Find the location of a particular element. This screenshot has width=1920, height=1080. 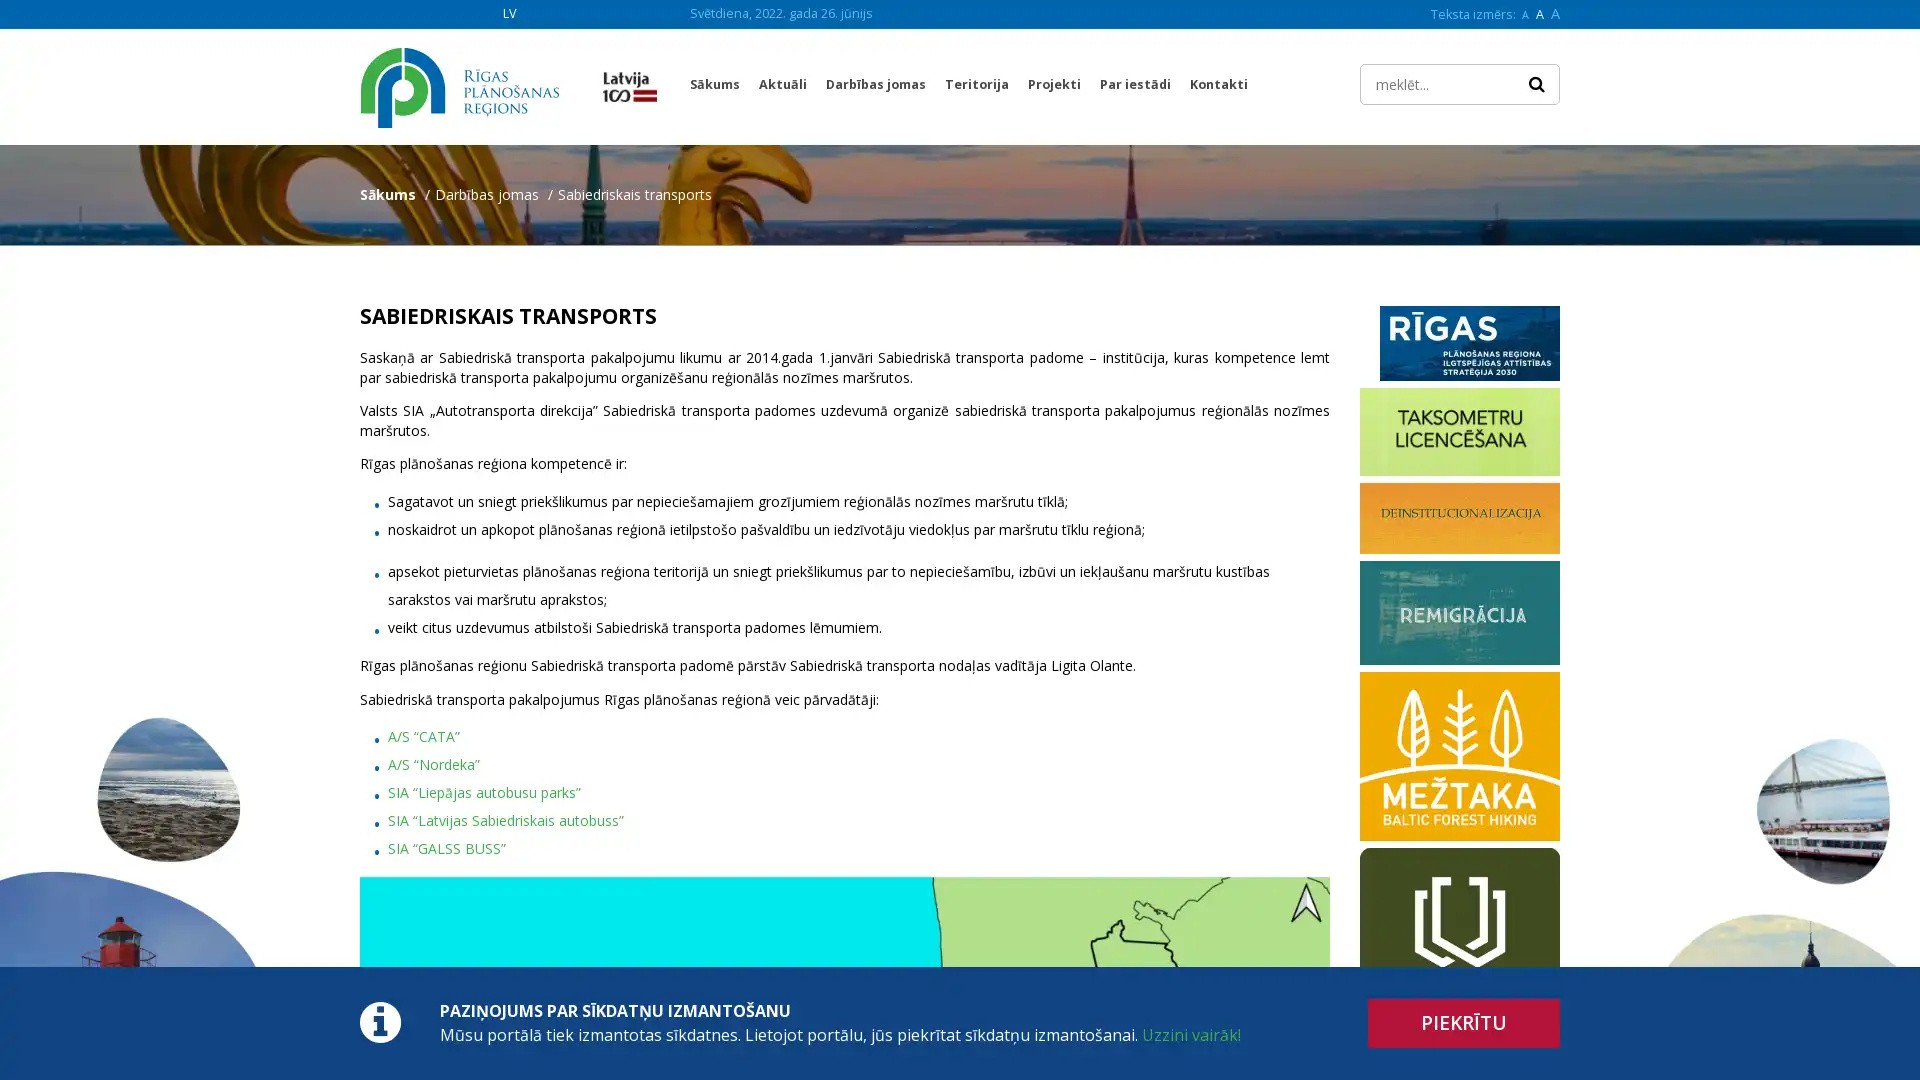

PIEKRITU is located at coordinates (1464, 1023).